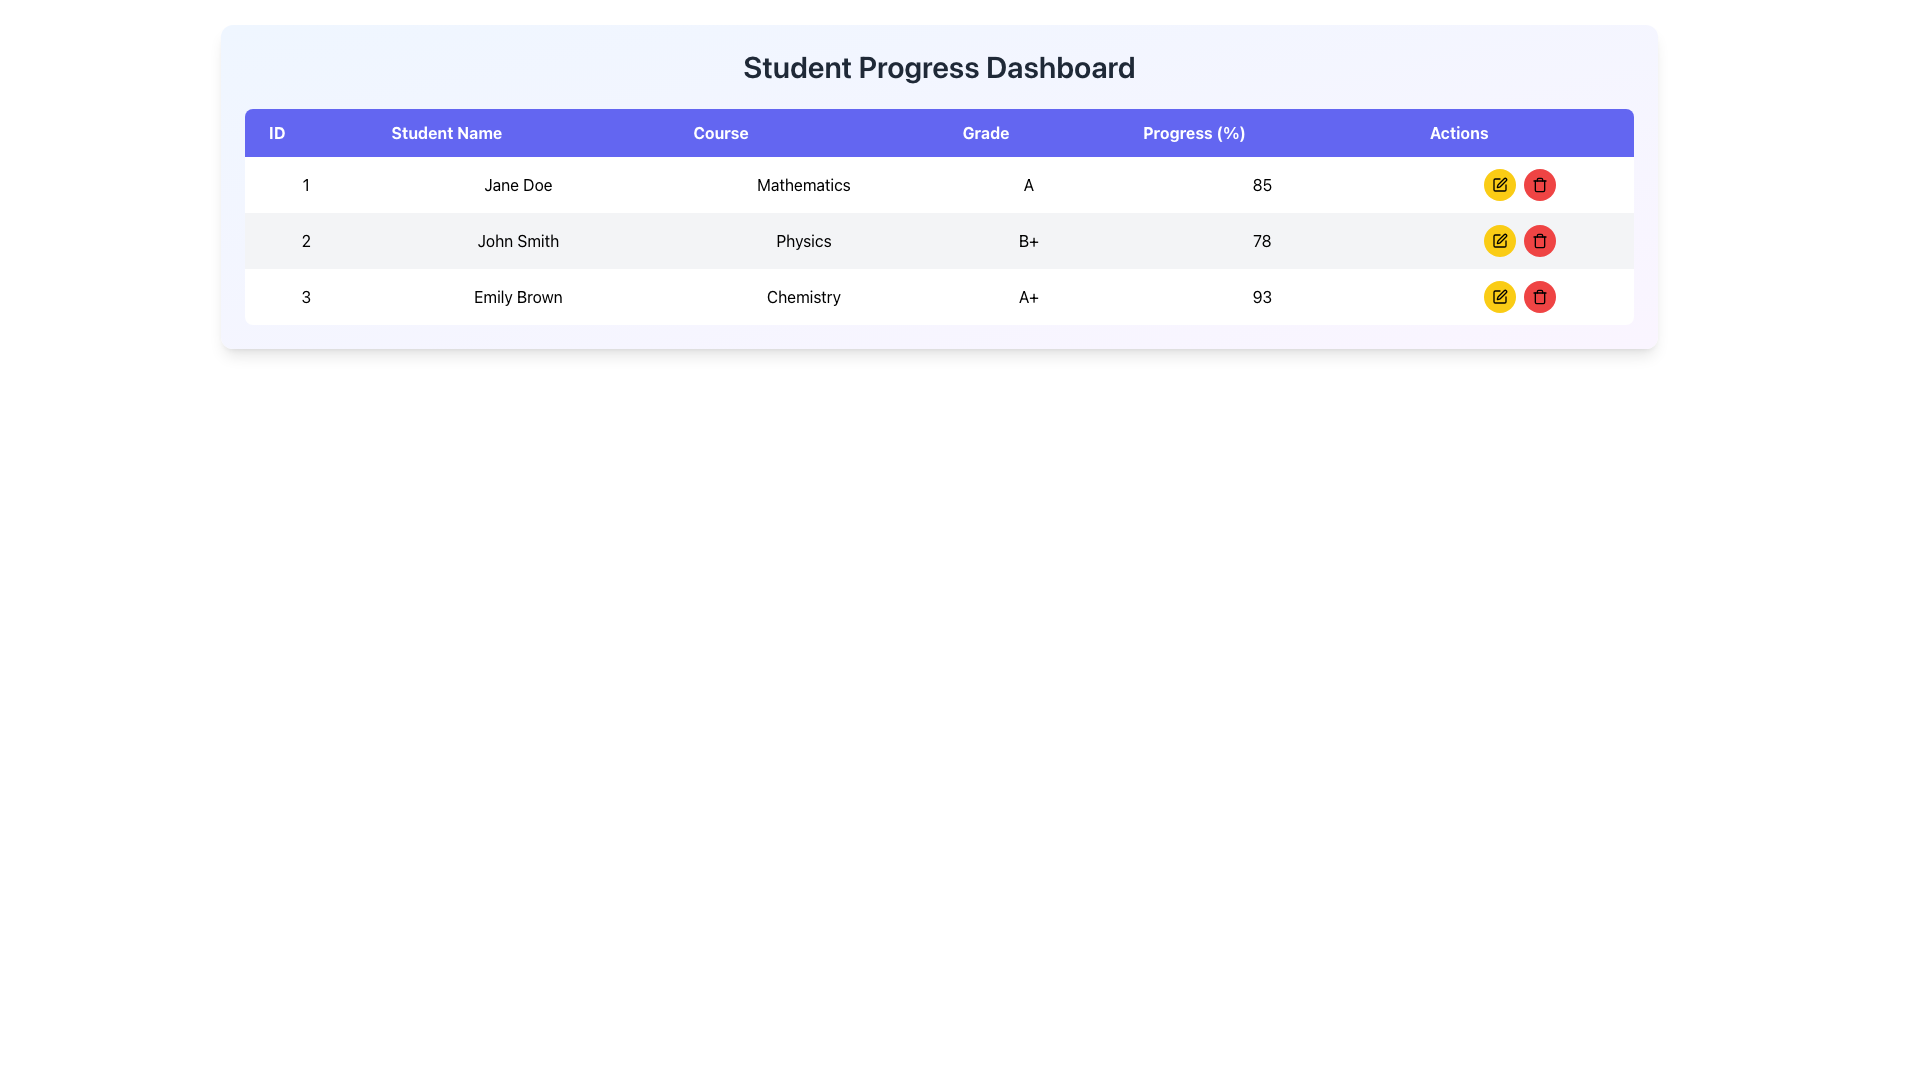 The width and height of the screenshot is (1920, 1080). What do you see at coordinates (938, 297) in the screenshot?
I see `the third table row that presents detailed information about a student, including their name, subject, grade, and progress score` at bounding box center [938, 297].